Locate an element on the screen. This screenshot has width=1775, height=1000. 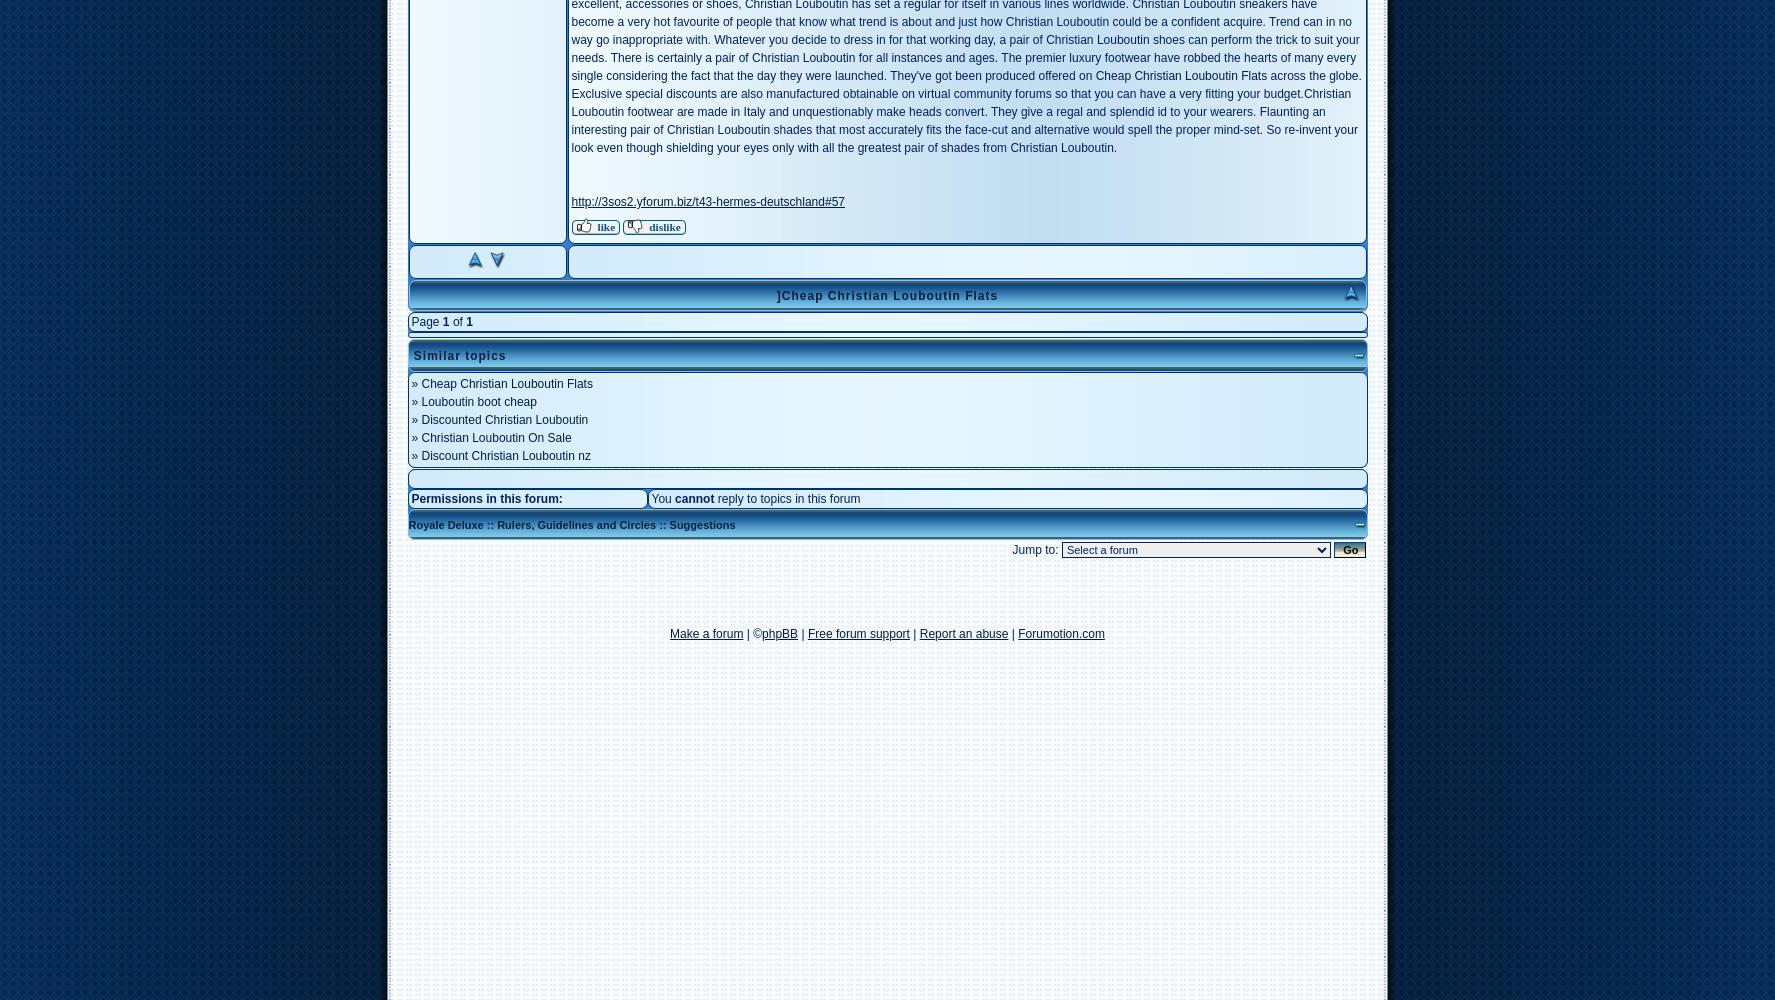
'Rulers, Guidelines and Circles' is located at coordinates (496, 524).